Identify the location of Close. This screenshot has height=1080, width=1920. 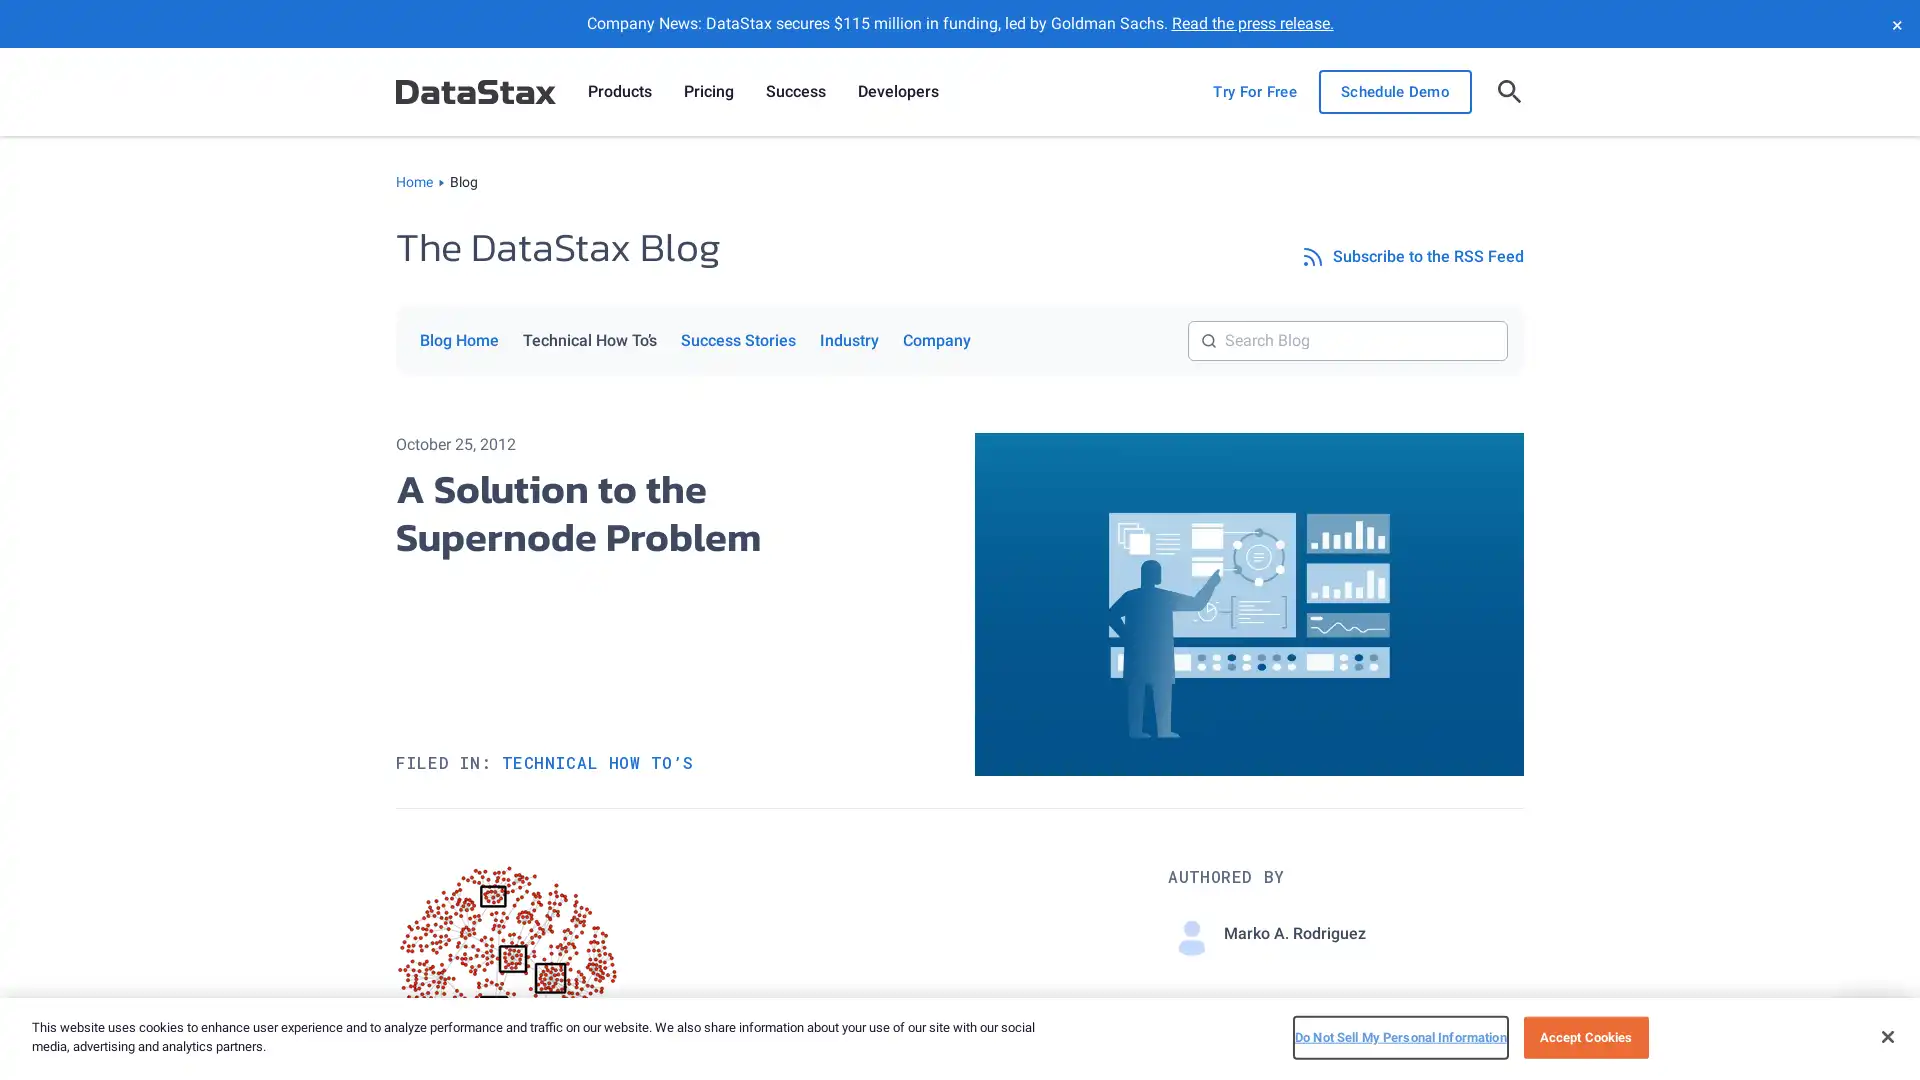
(1886, 1035).